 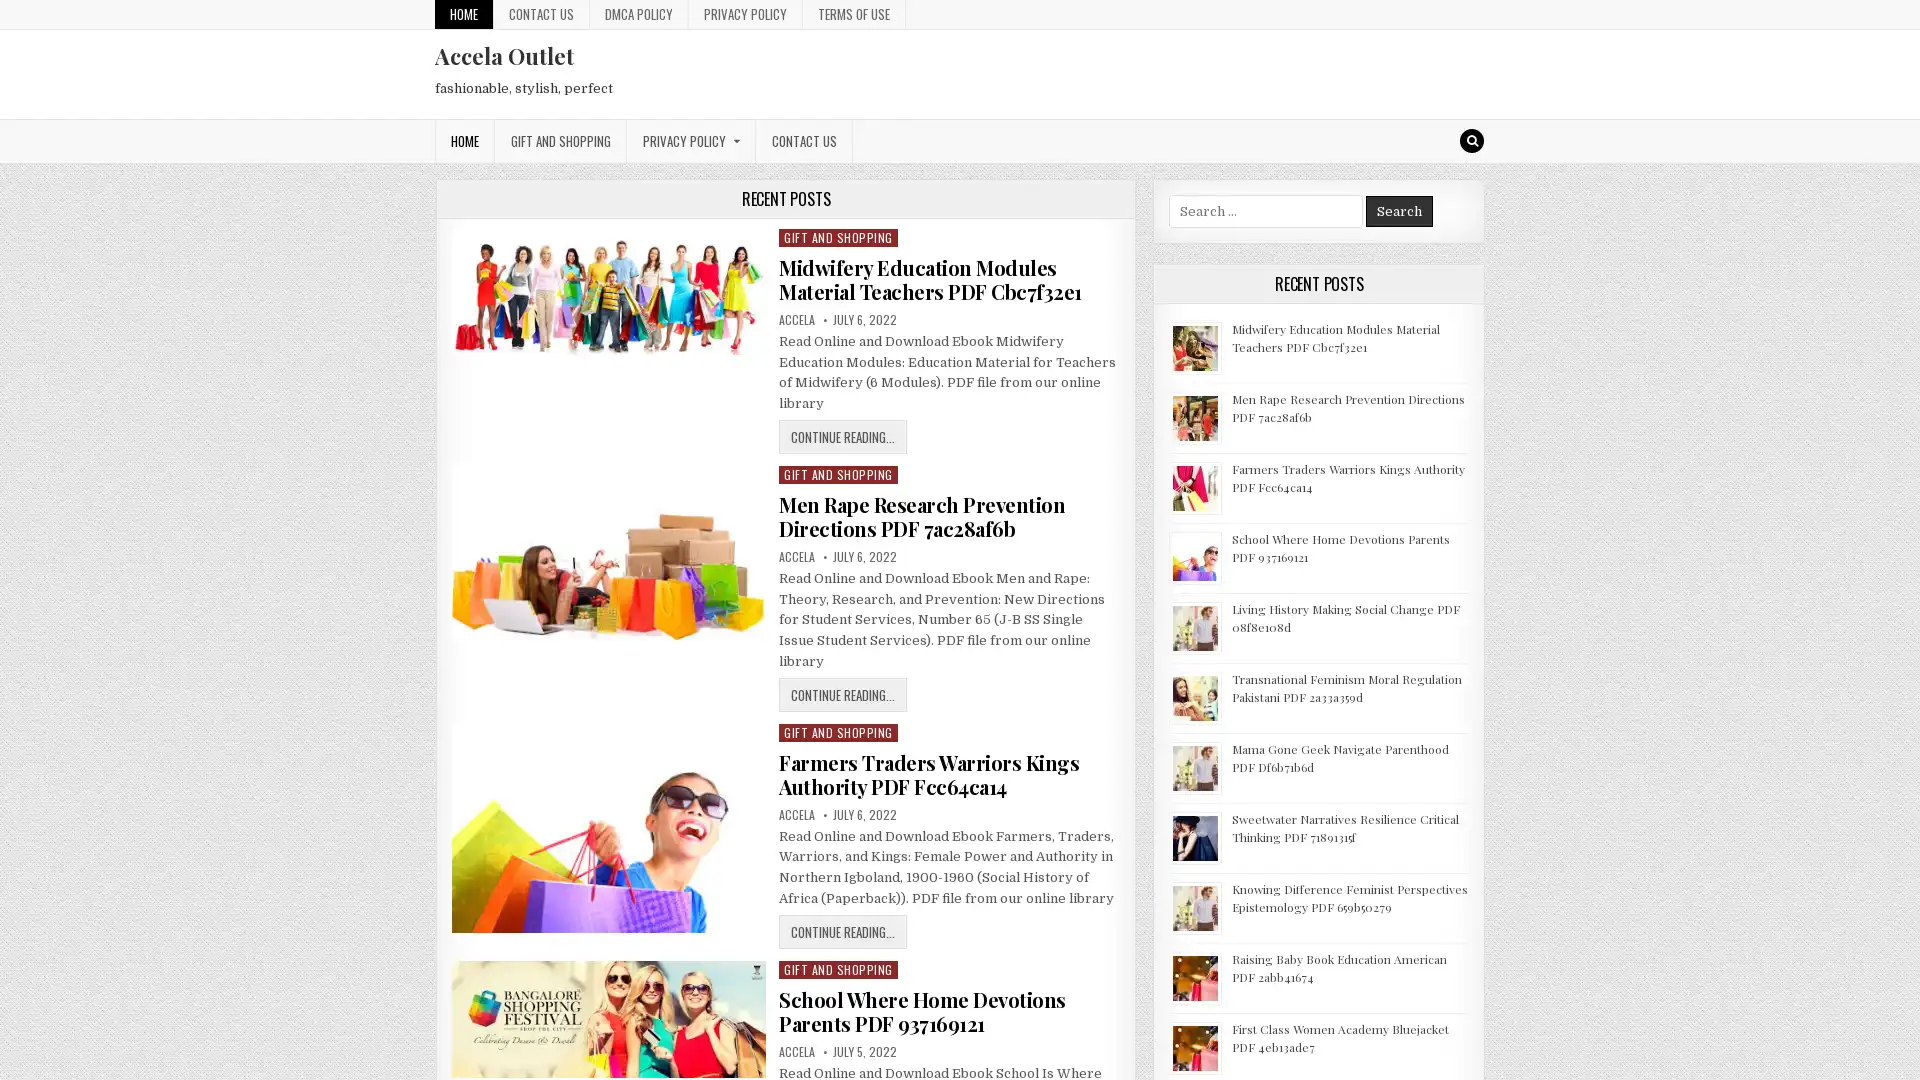 What do you see at coordinates (1398, 211) in the screenshot?
I see `Search` at bounding box center [1398, 211].